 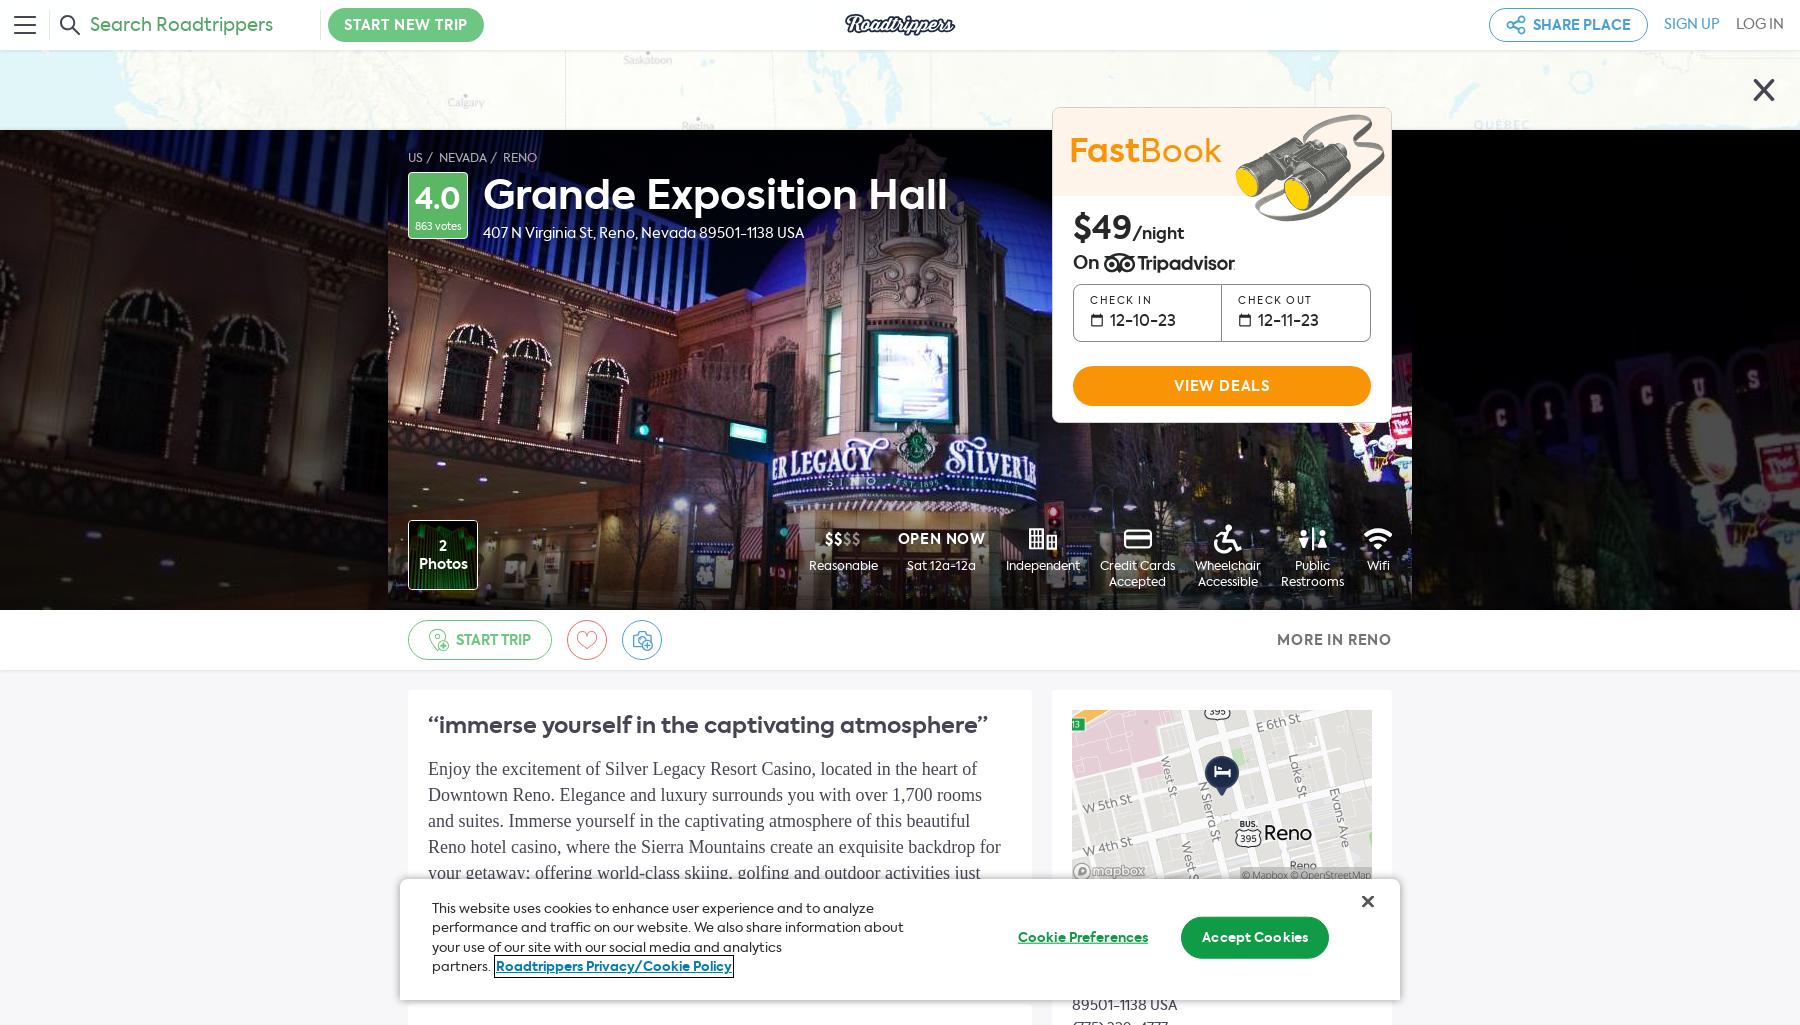 I want to click on 'Web', so click(x=1090, y=910).